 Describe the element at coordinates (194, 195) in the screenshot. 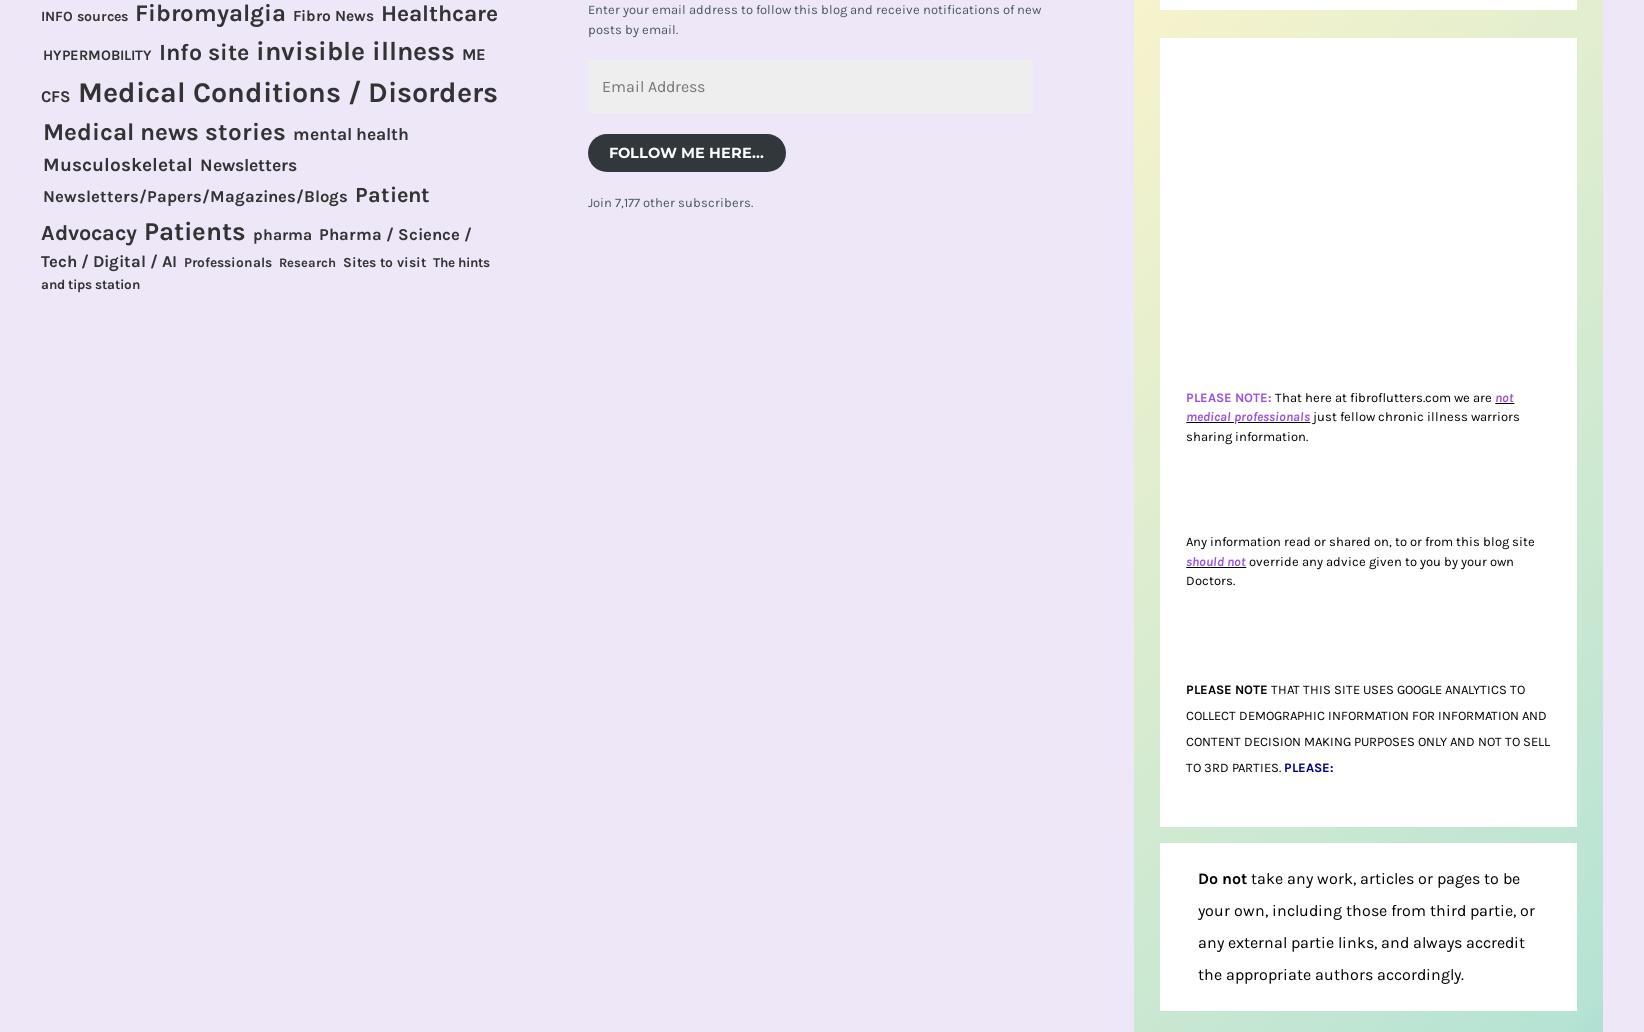

I see `'Newsletters/Papers/Magazines/Blogs'` at that location.